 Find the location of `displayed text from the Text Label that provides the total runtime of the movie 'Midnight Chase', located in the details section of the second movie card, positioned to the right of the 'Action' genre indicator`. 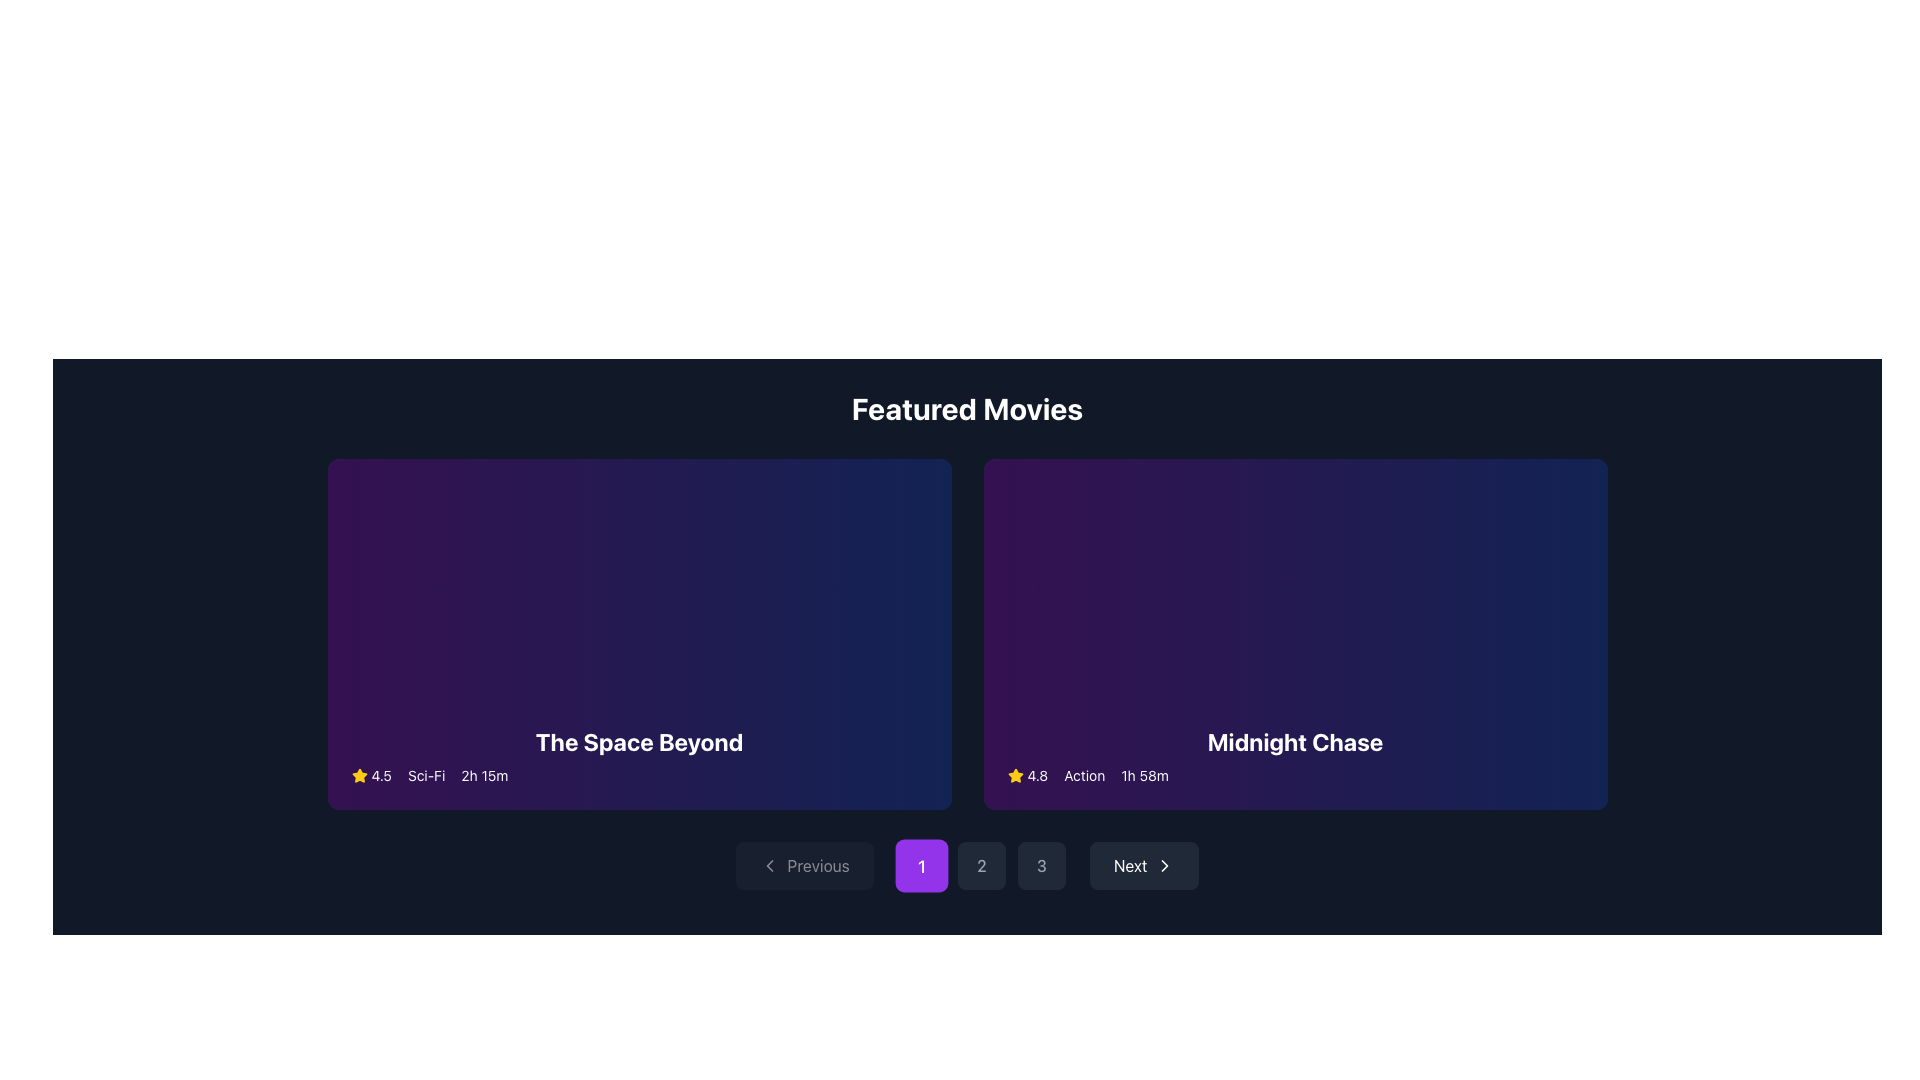

displayed text from the Text Label that provides the total runtime of the movie 'Midnight Chase', located in the details section of the second movie card, positioned to the right of the 'Action' genre indicator is located at coordinates (1145, 774).